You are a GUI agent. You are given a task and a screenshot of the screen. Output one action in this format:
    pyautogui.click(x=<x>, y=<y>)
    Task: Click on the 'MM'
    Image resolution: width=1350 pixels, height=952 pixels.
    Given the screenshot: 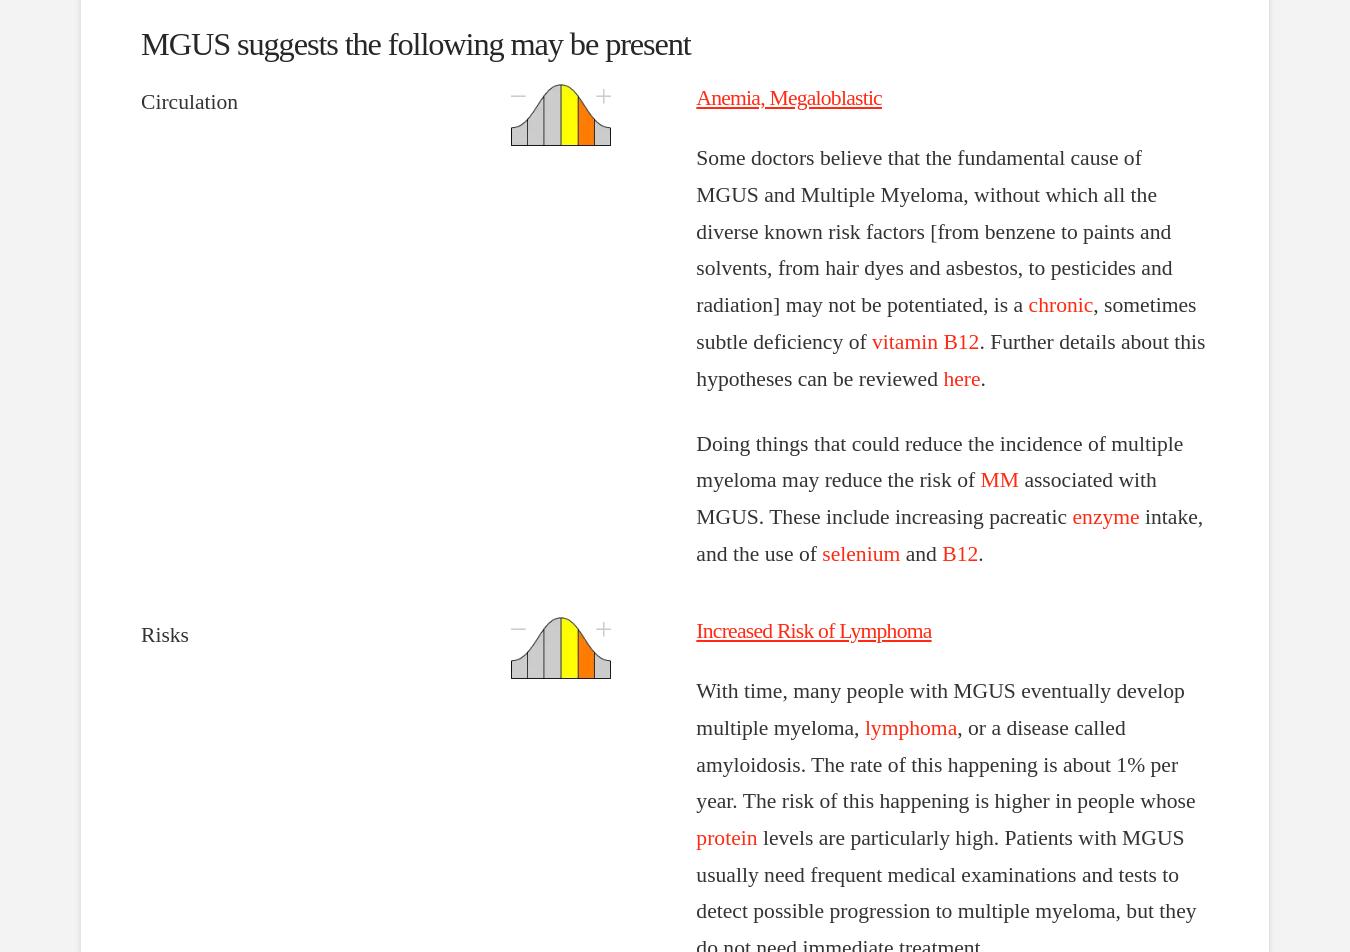 What is the action you would take?
    pyautogui.click(x=978, y=479)
    